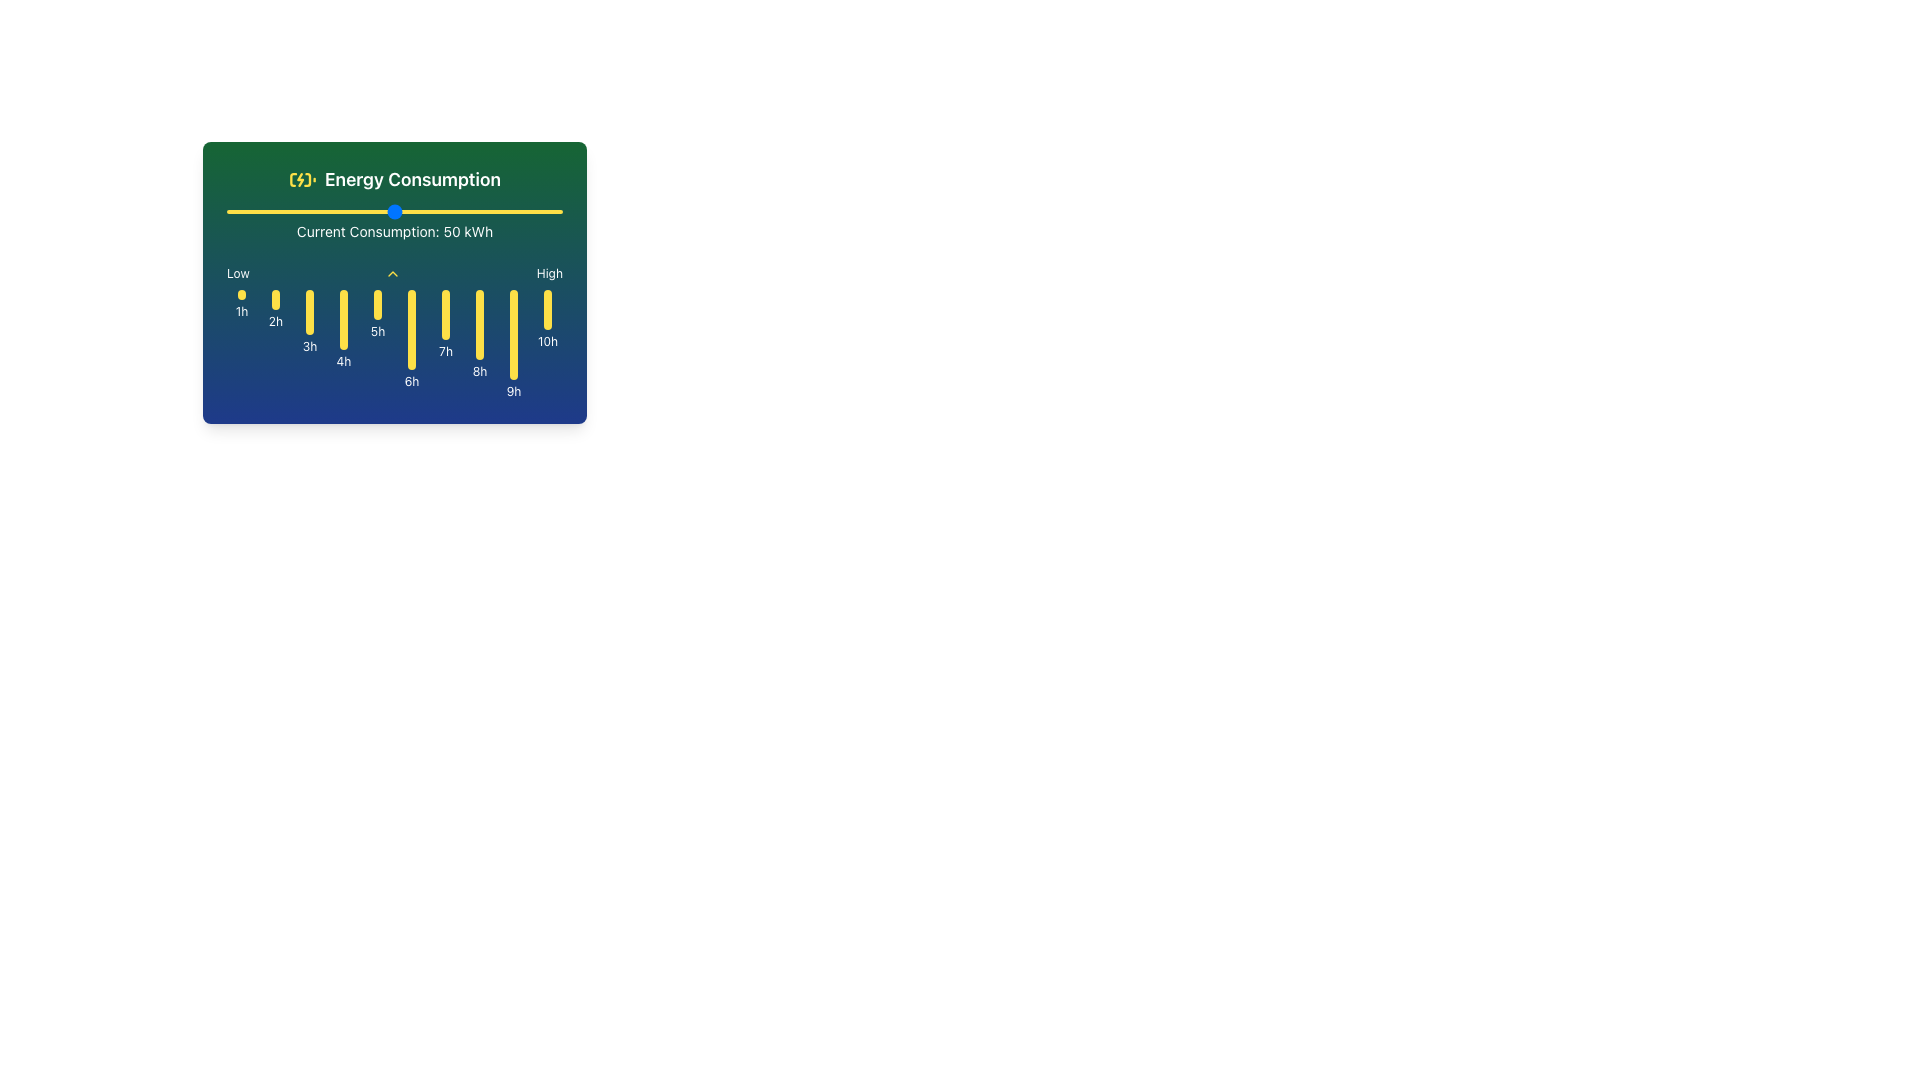  I want to click on the 6th yellow vertical bar in the bar chart labeled '6h', which visually represents data for a specific time segment, so click(411, 329).